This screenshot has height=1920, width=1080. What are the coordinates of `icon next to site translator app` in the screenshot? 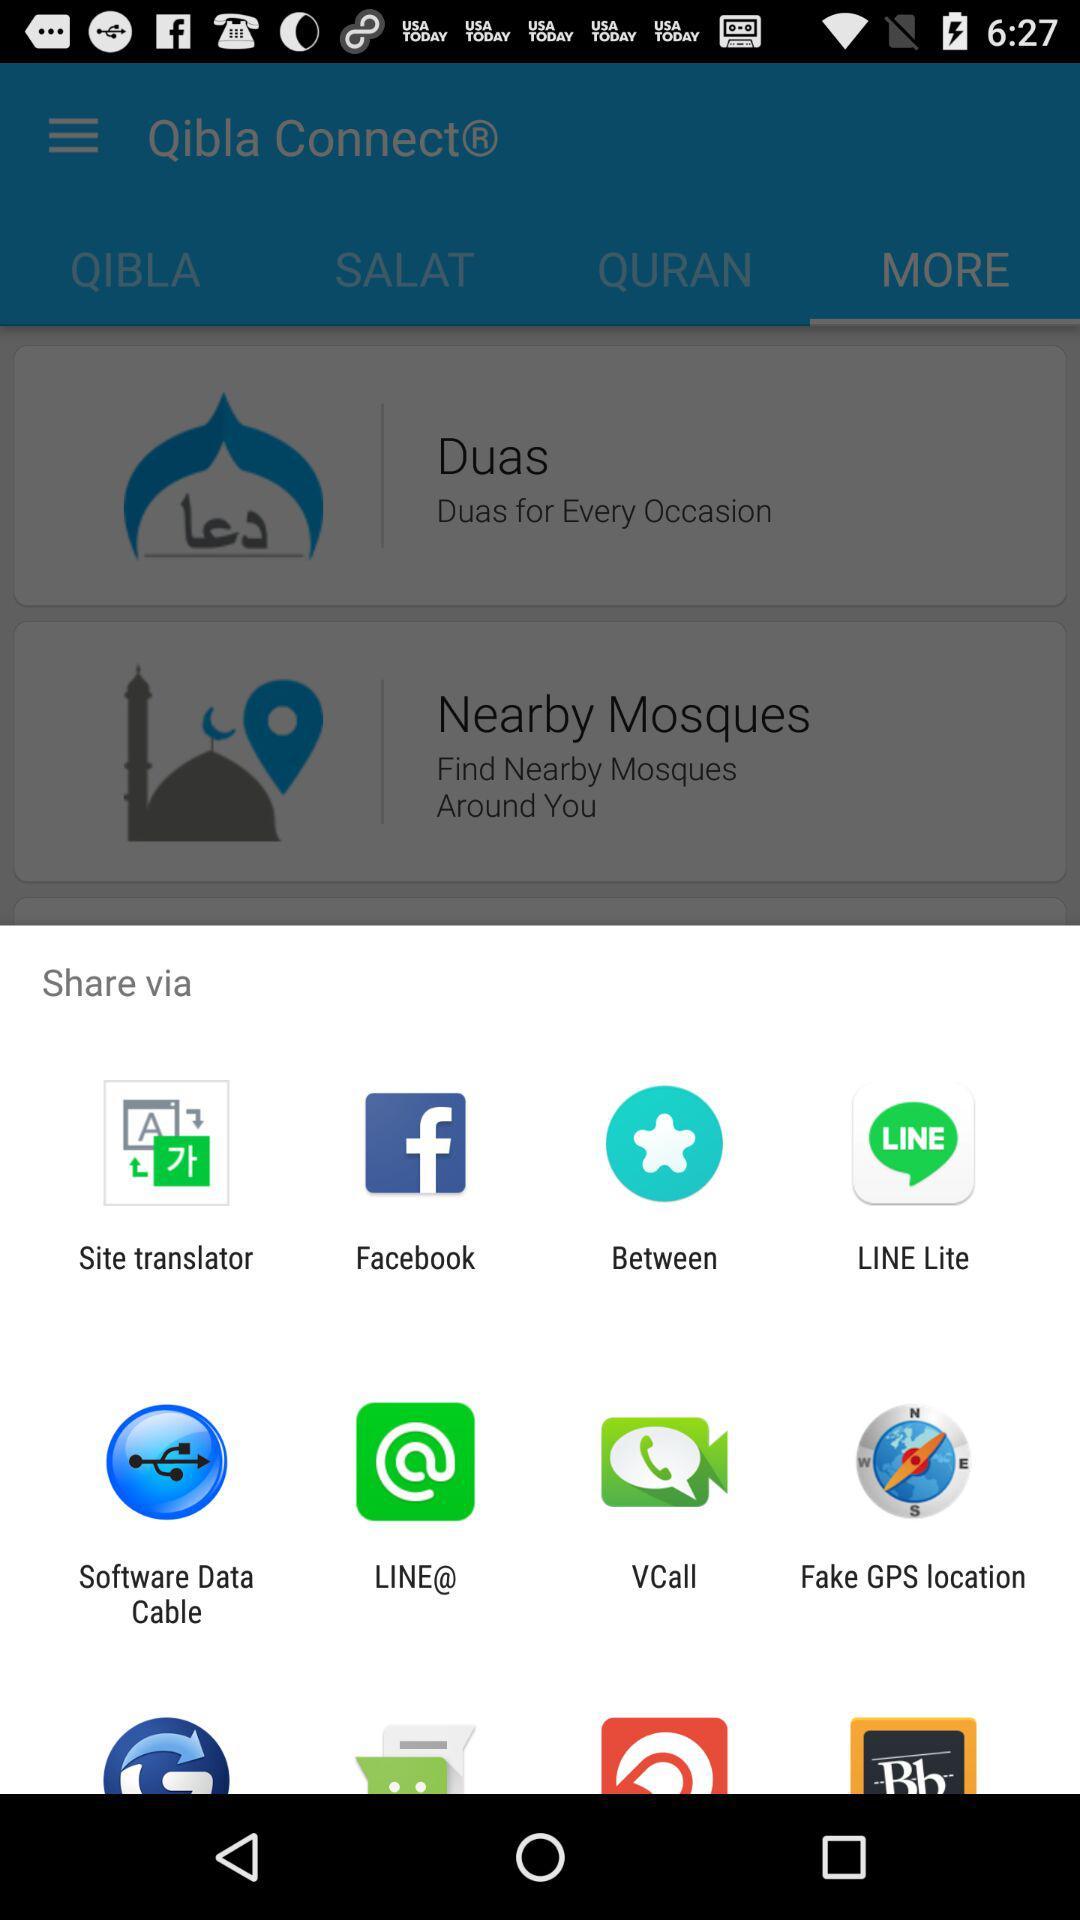 It's located at (414, 1274).